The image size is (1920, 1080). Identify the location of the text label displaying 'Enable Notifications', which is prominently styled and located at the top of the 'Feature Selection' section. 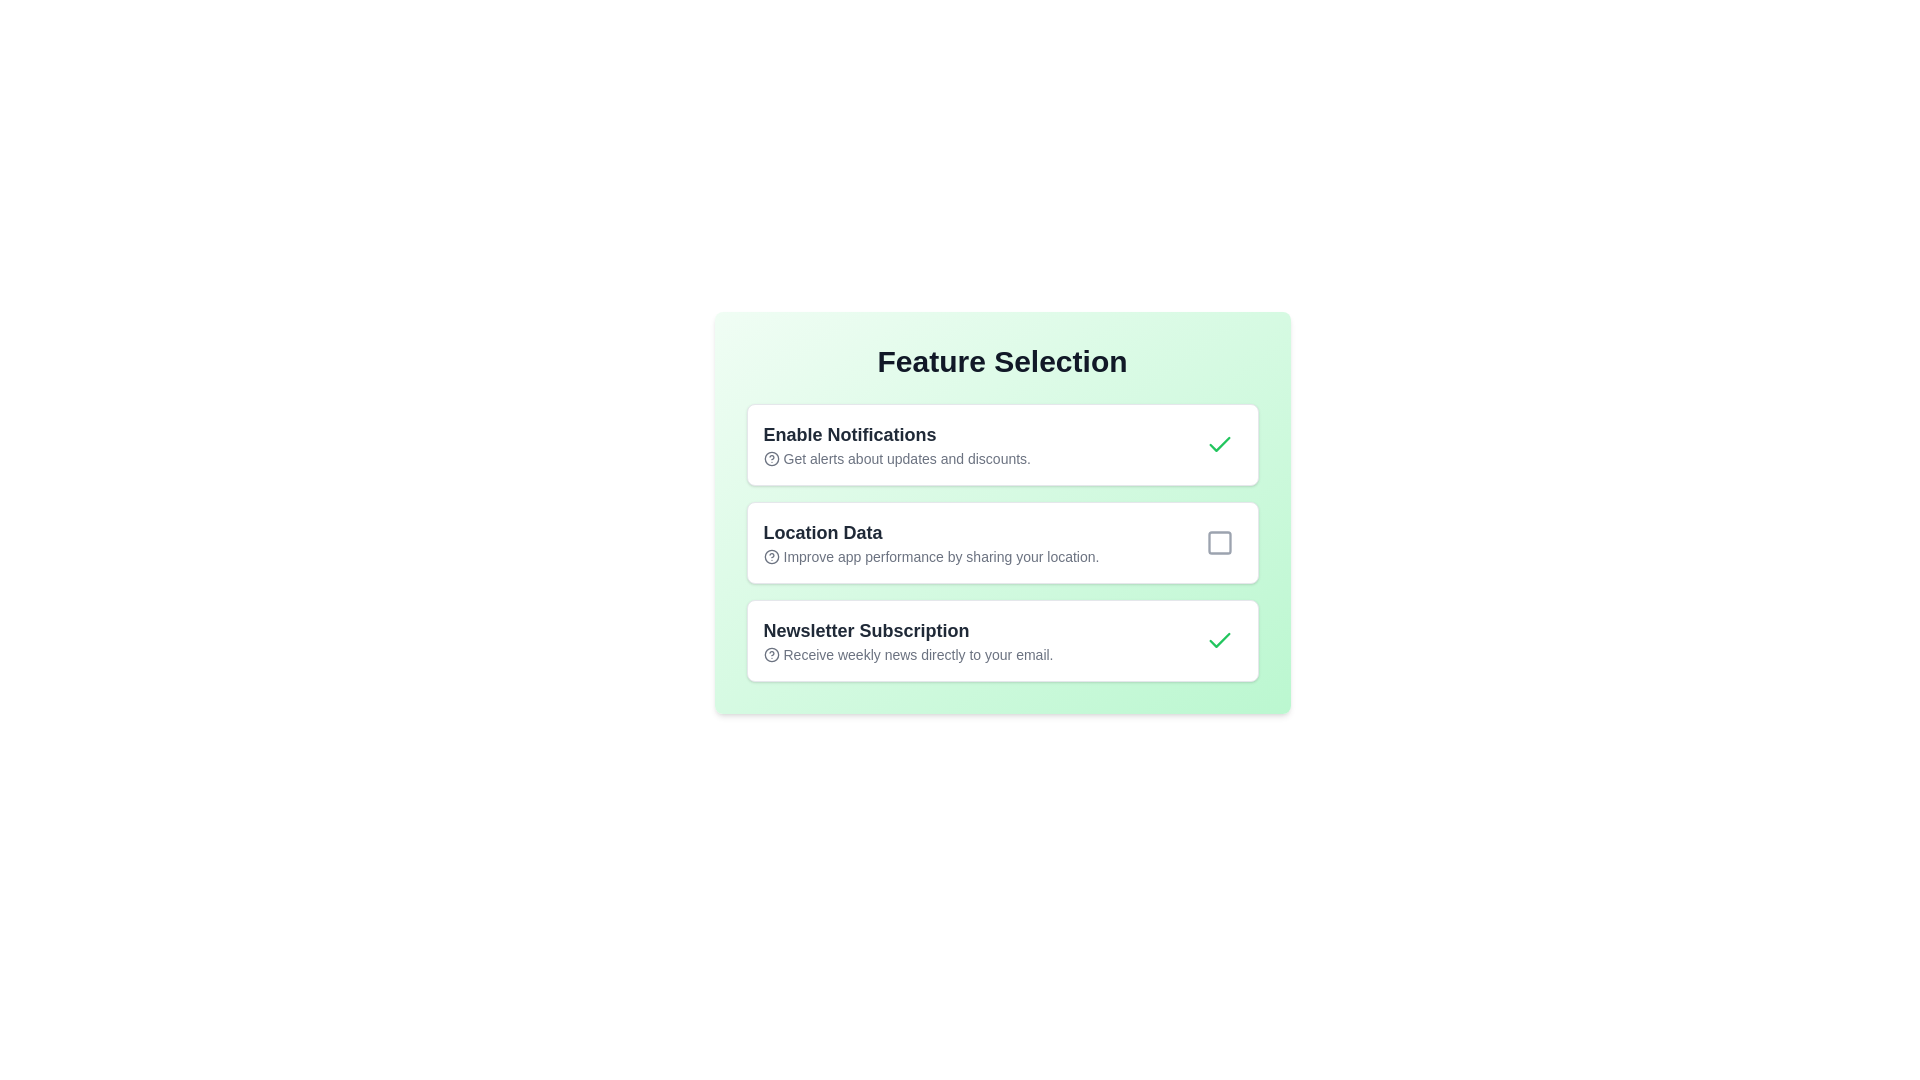
(896, 434).